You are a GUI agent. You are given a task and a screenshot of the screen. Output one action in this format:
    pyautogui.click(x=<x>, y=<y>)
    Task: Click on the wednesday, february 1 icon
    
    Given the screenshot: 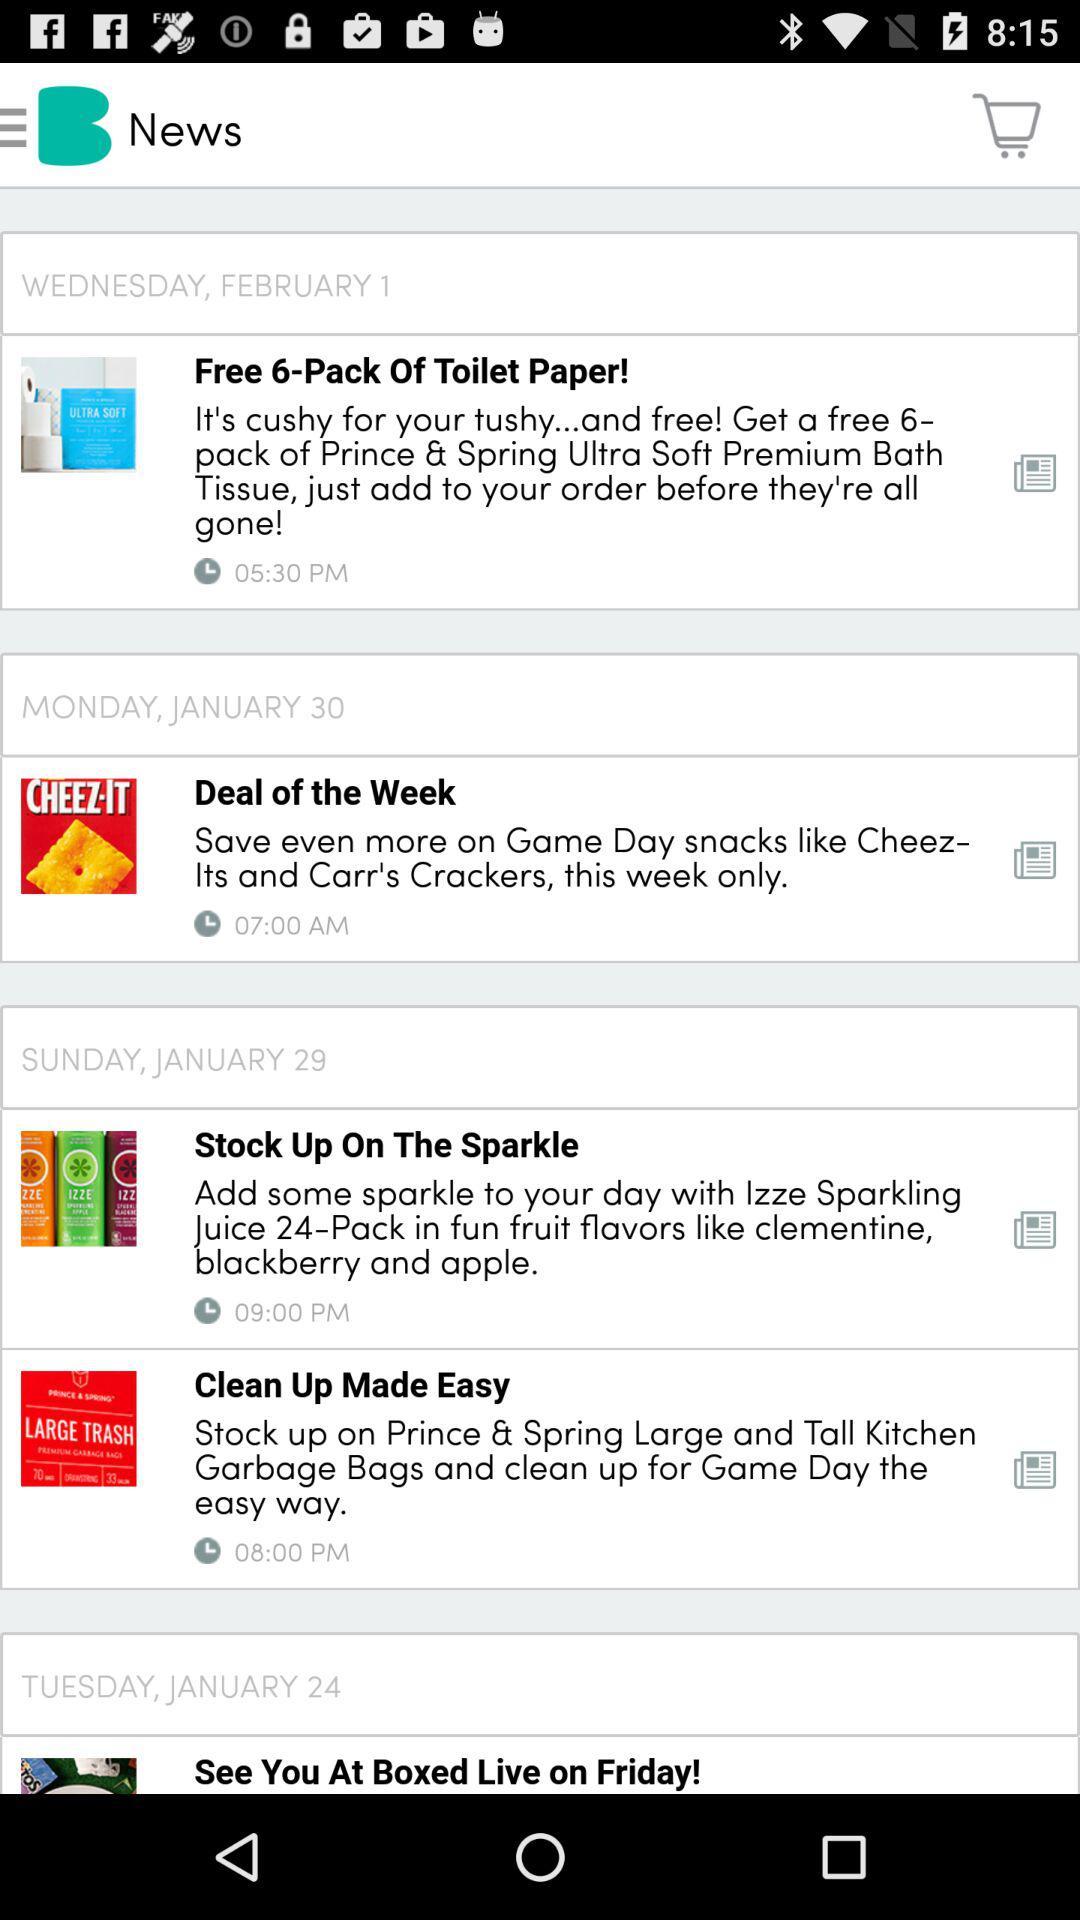 What is the action you would take?
    pyautogui.click(x=540, y=282)
    